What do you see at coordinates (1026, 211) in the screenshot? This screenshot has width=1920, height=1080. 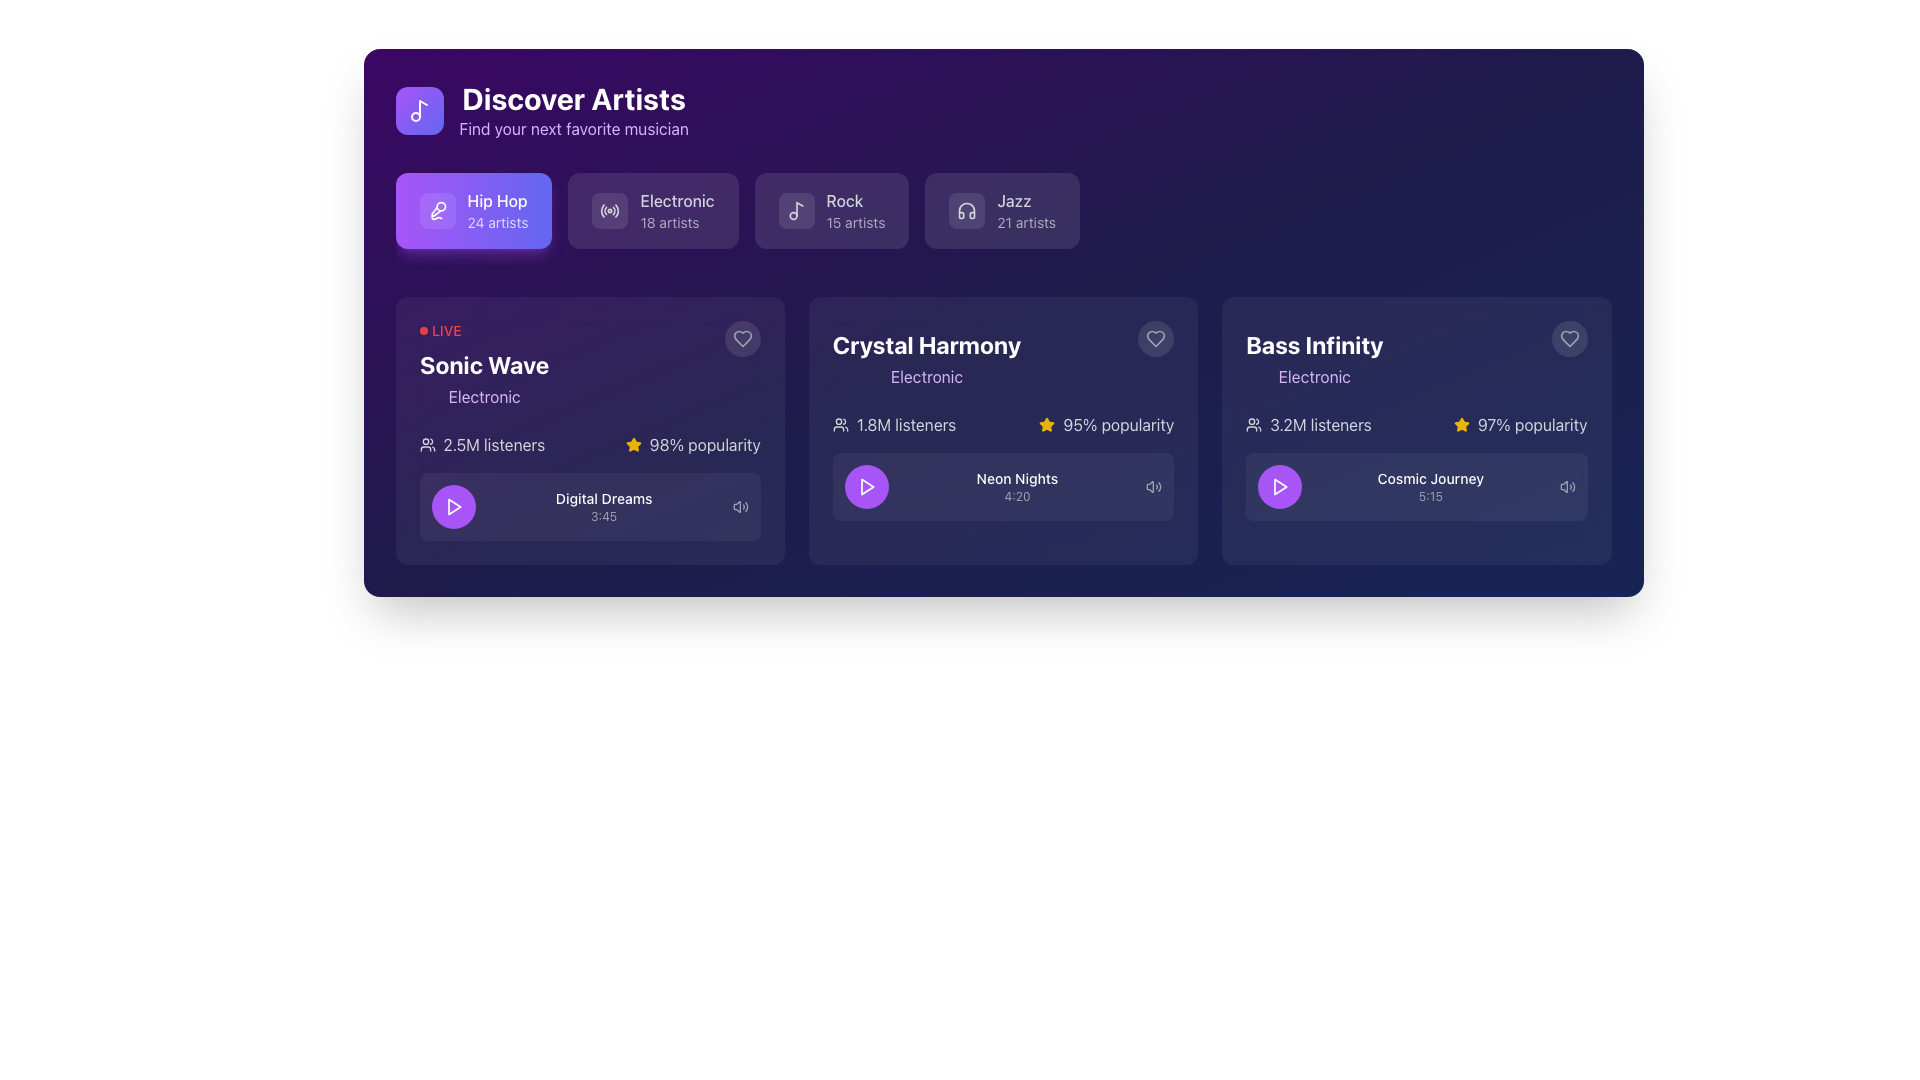 I see `the clickable button labeled 'Jazz'` at bounding box center [1026, 211].